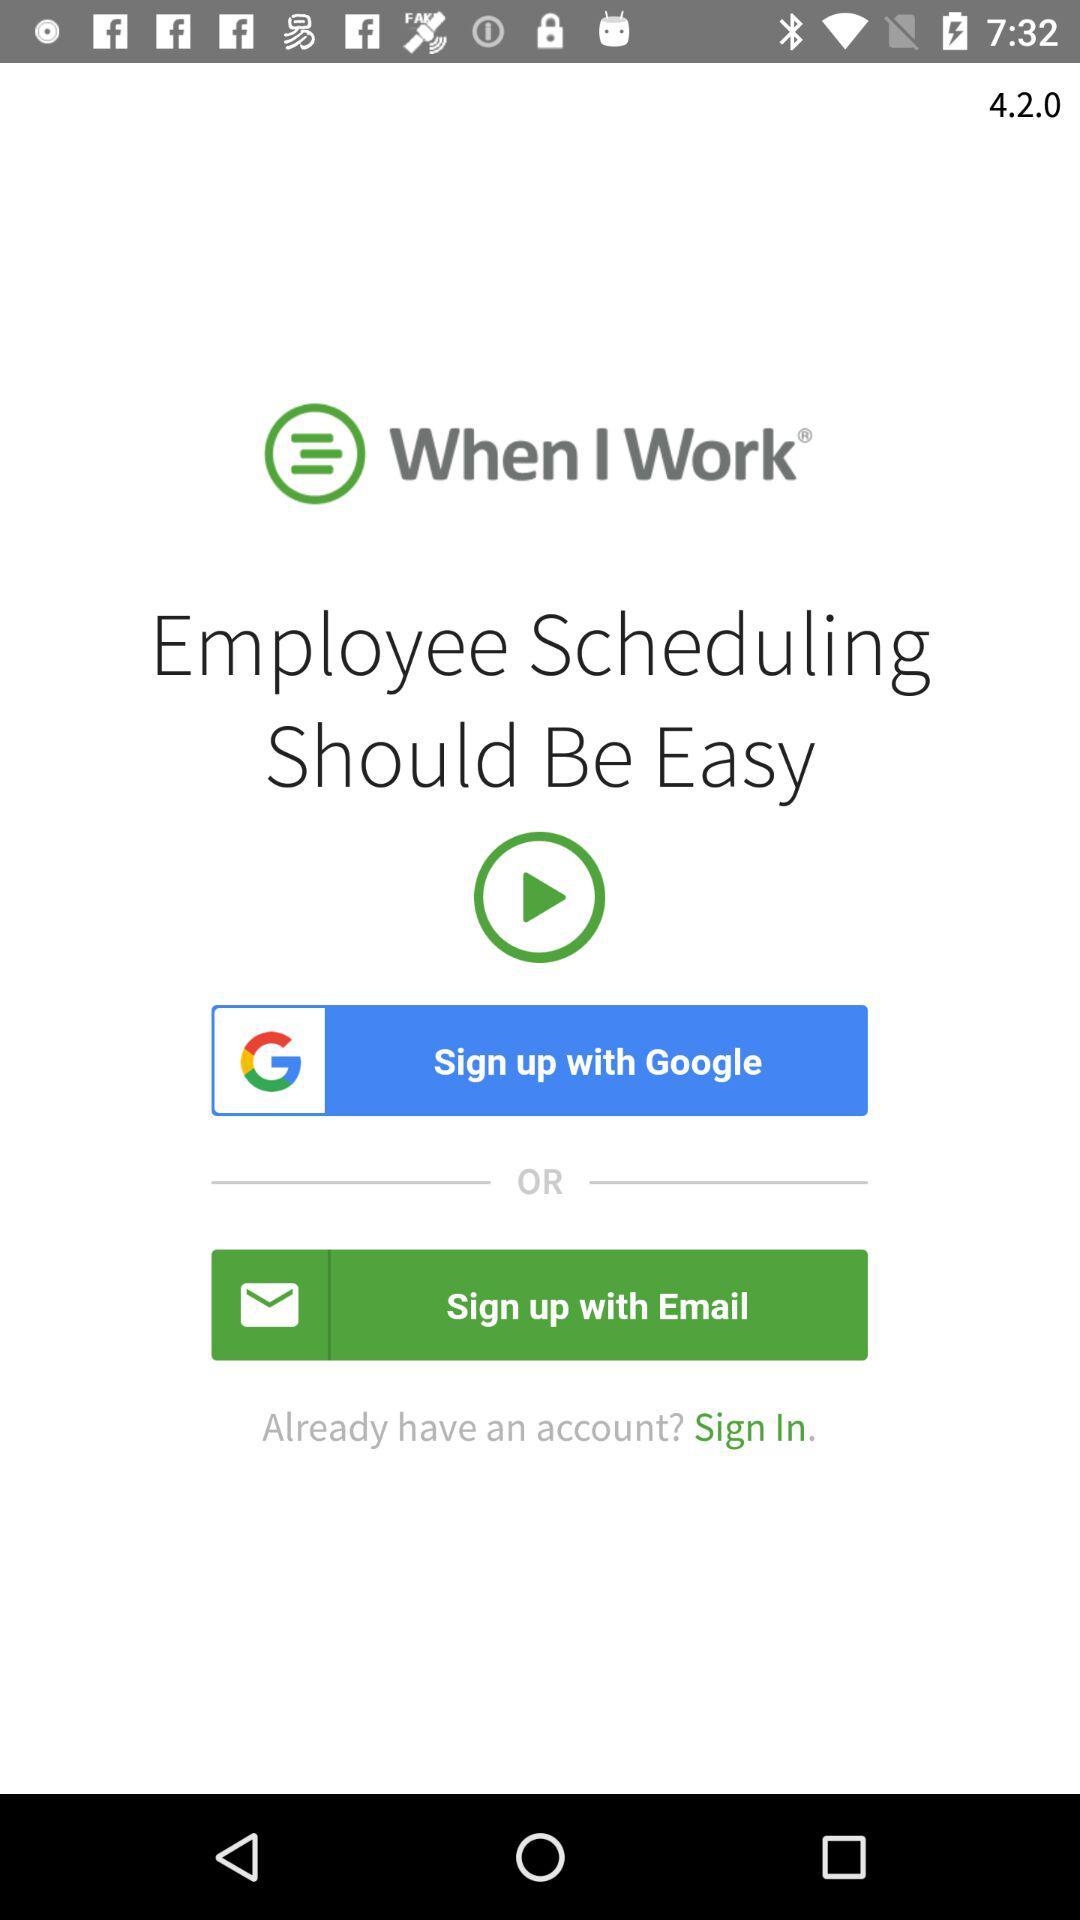 Image resolution: width=1080 pixels, height=1920 pixels. I want to click on the item below employee scheduling should, so click(538, 896).